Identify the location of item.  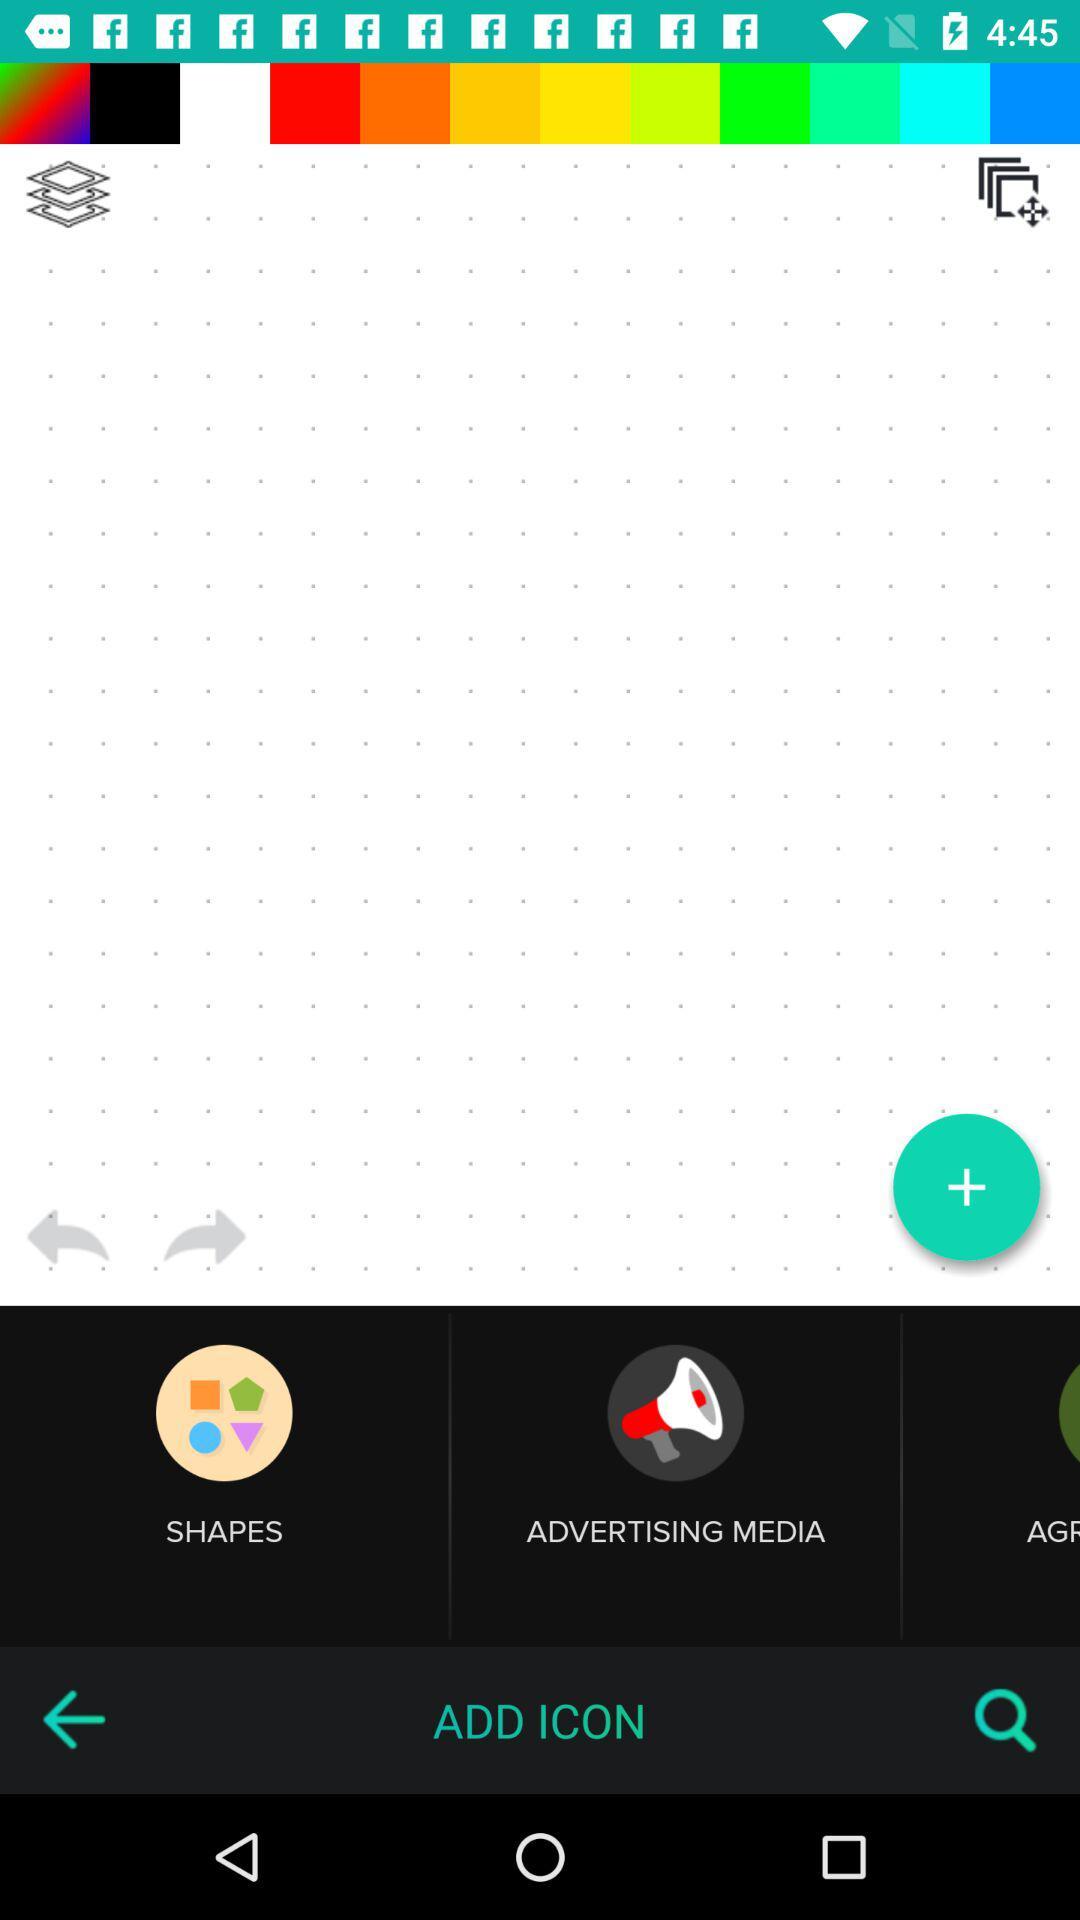
(965, 1187).